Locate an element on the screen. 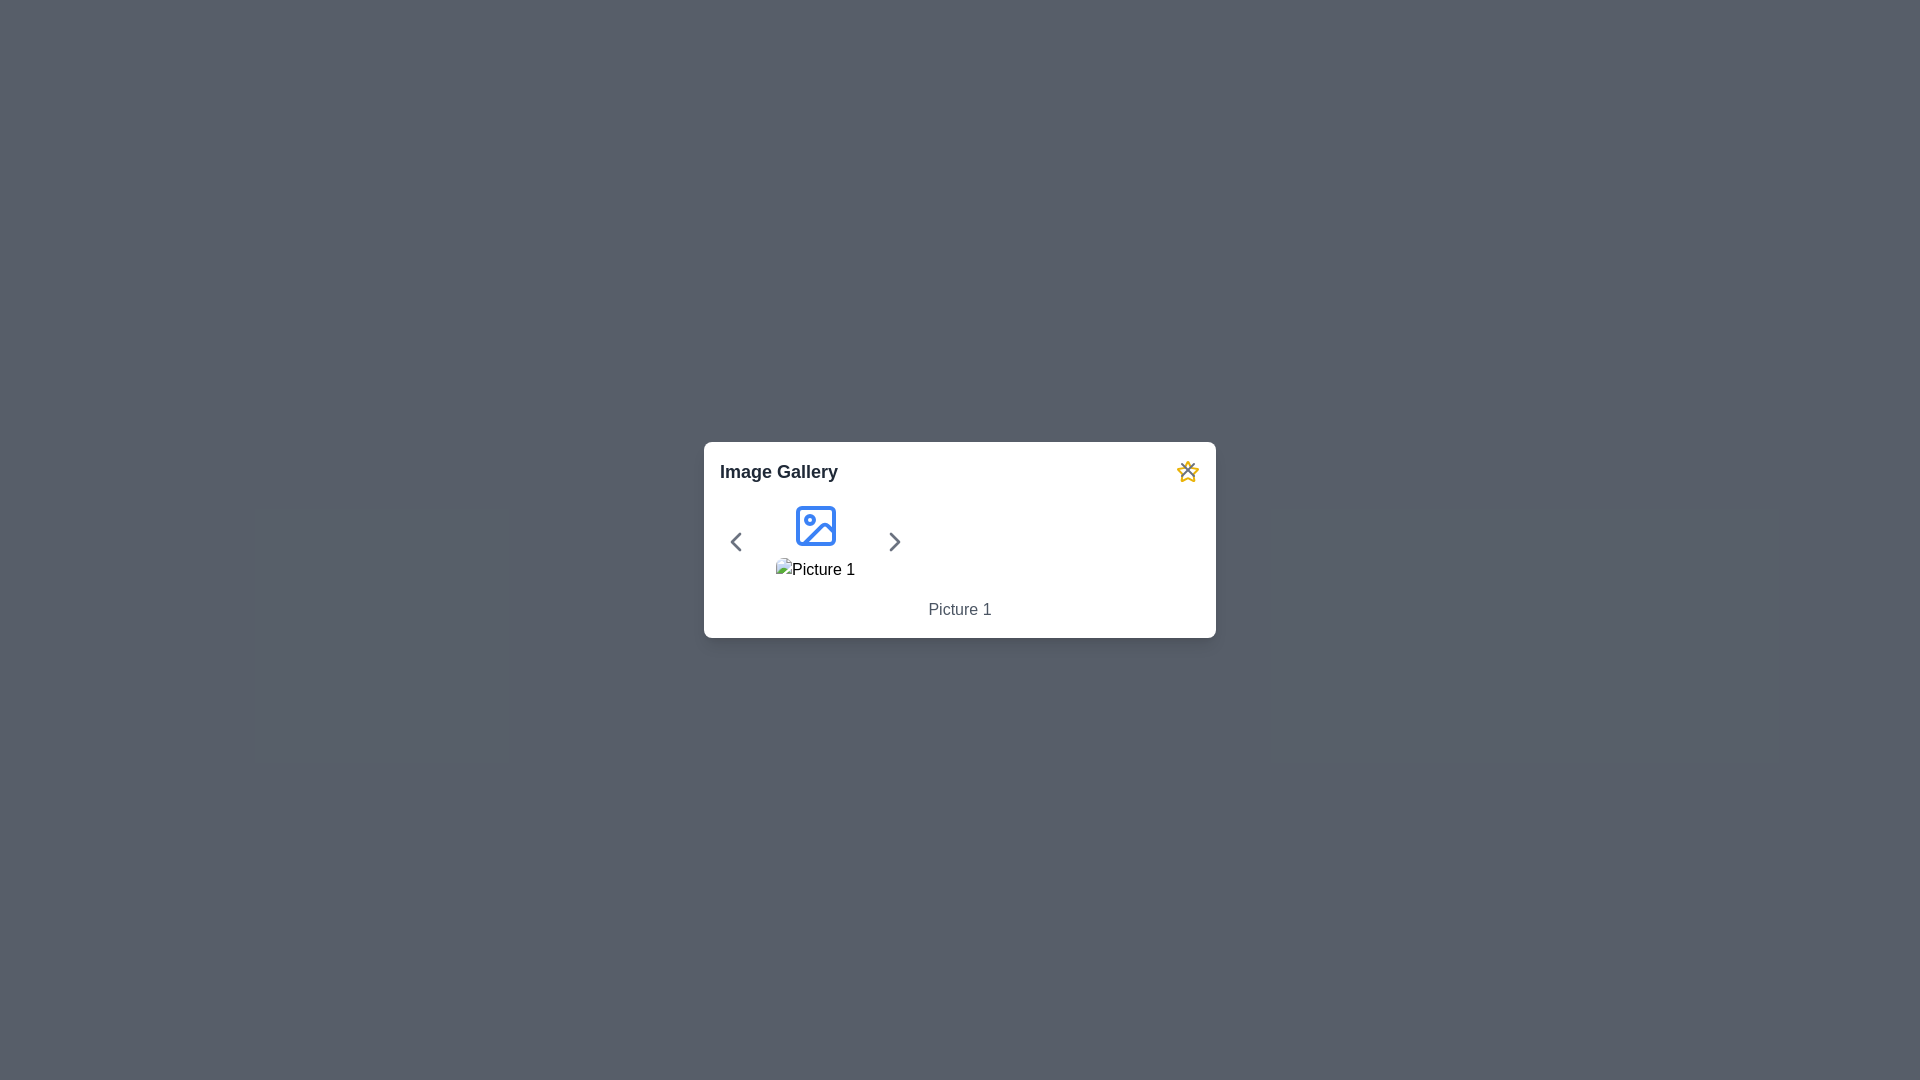 Image resolution: width=1920 pixels, height=1080 pixels. the image placeholder located in the 'Image Gallery' box, positioned beneath the blue icon labeled 'Picture 1' is located at coordinates (815, 570).